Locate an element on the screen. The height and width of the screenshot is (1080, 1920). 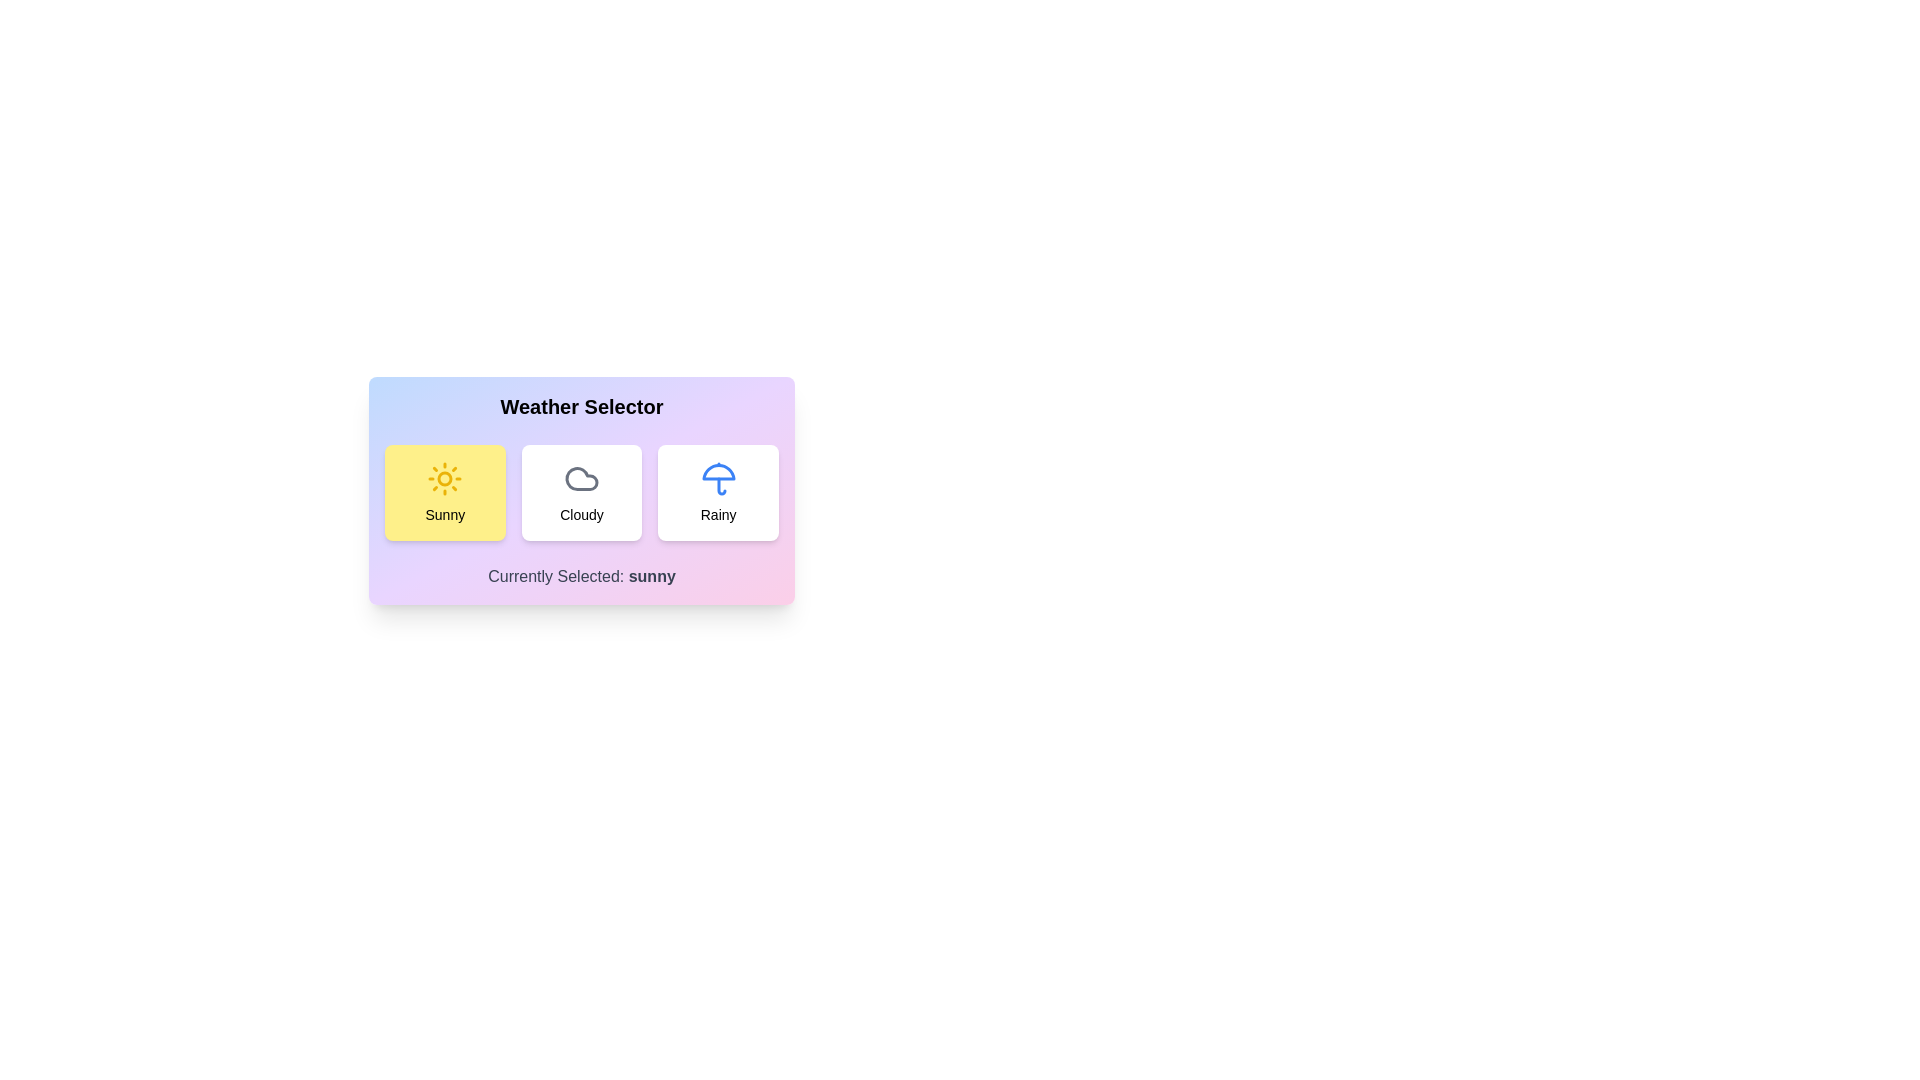
the weather option Cloudy by clicking its corresponding button is located at coordinates (580, 493).